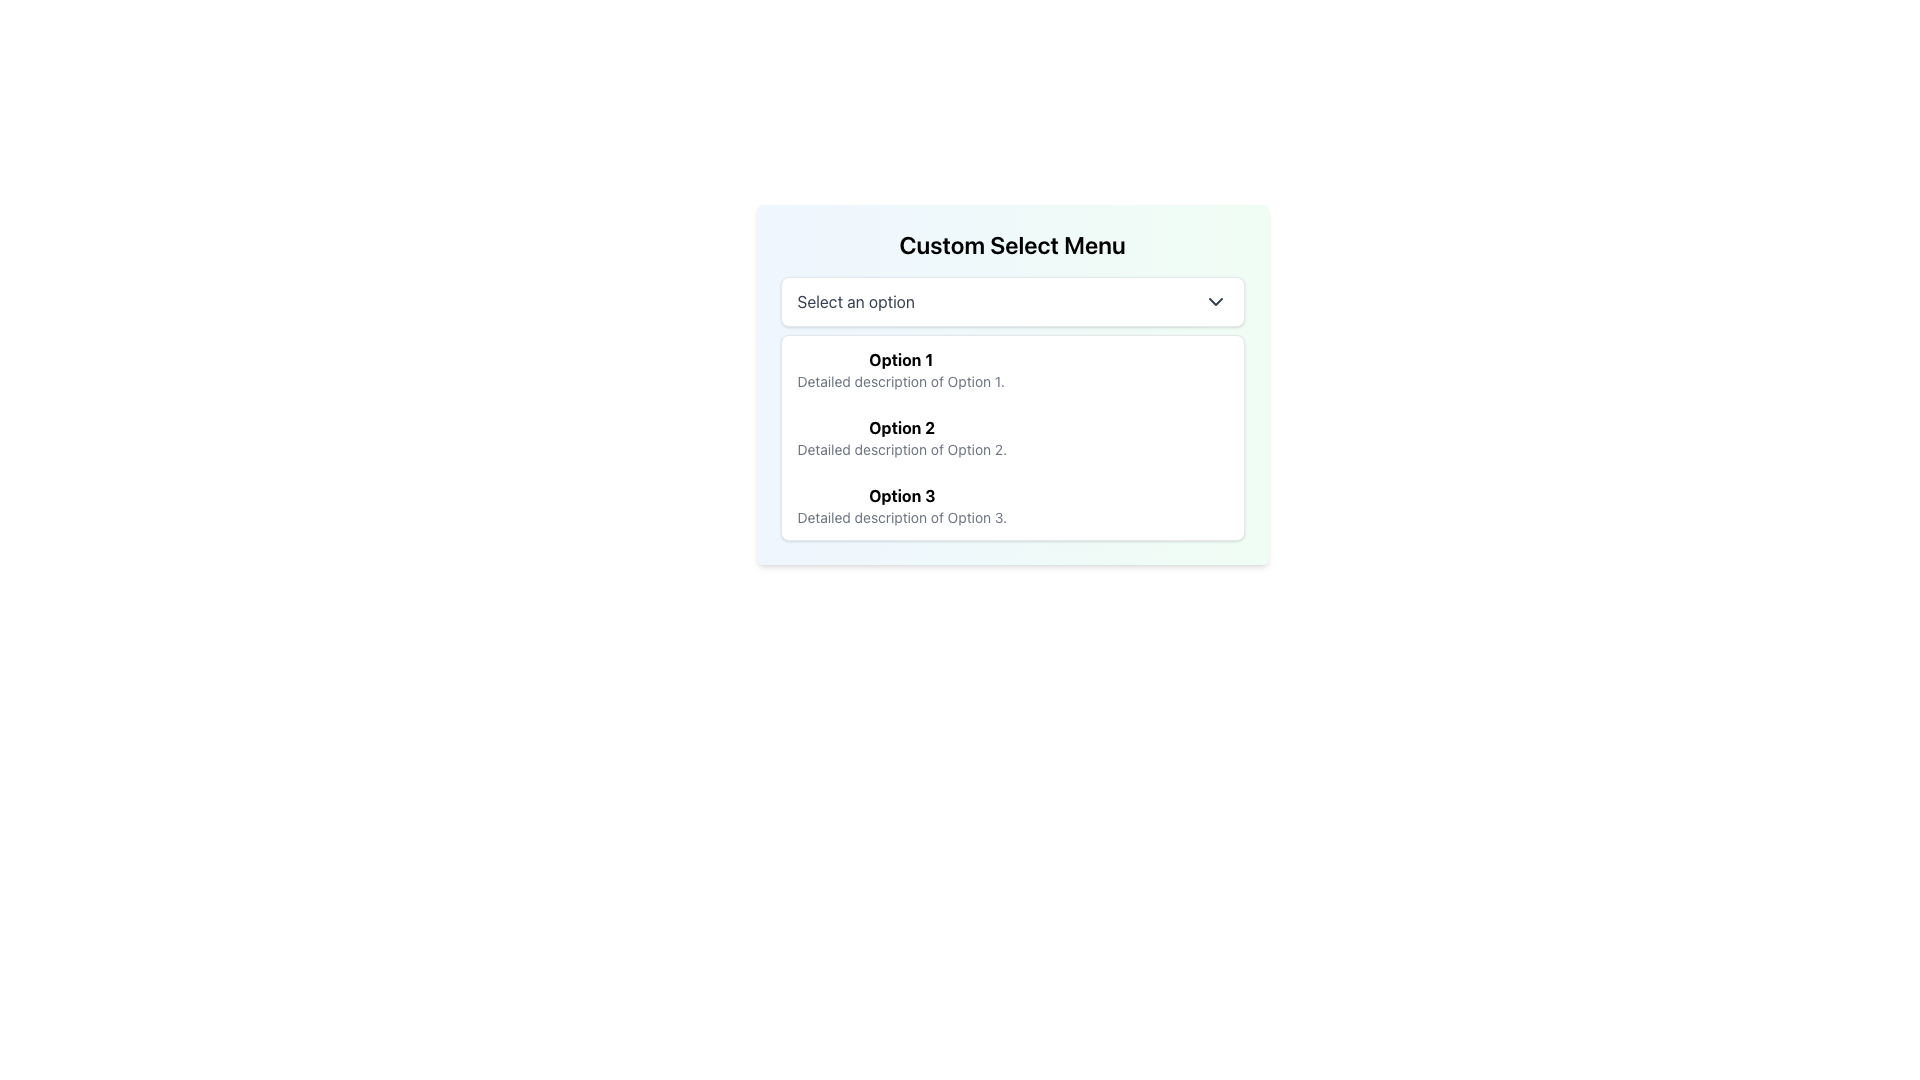 The height and width of the screenshot is (1080, 1920). Describe the element at coordinates (1012, 504) in the screenshot. I see `the third selectable menu item titled 'Option 3'` at that location.